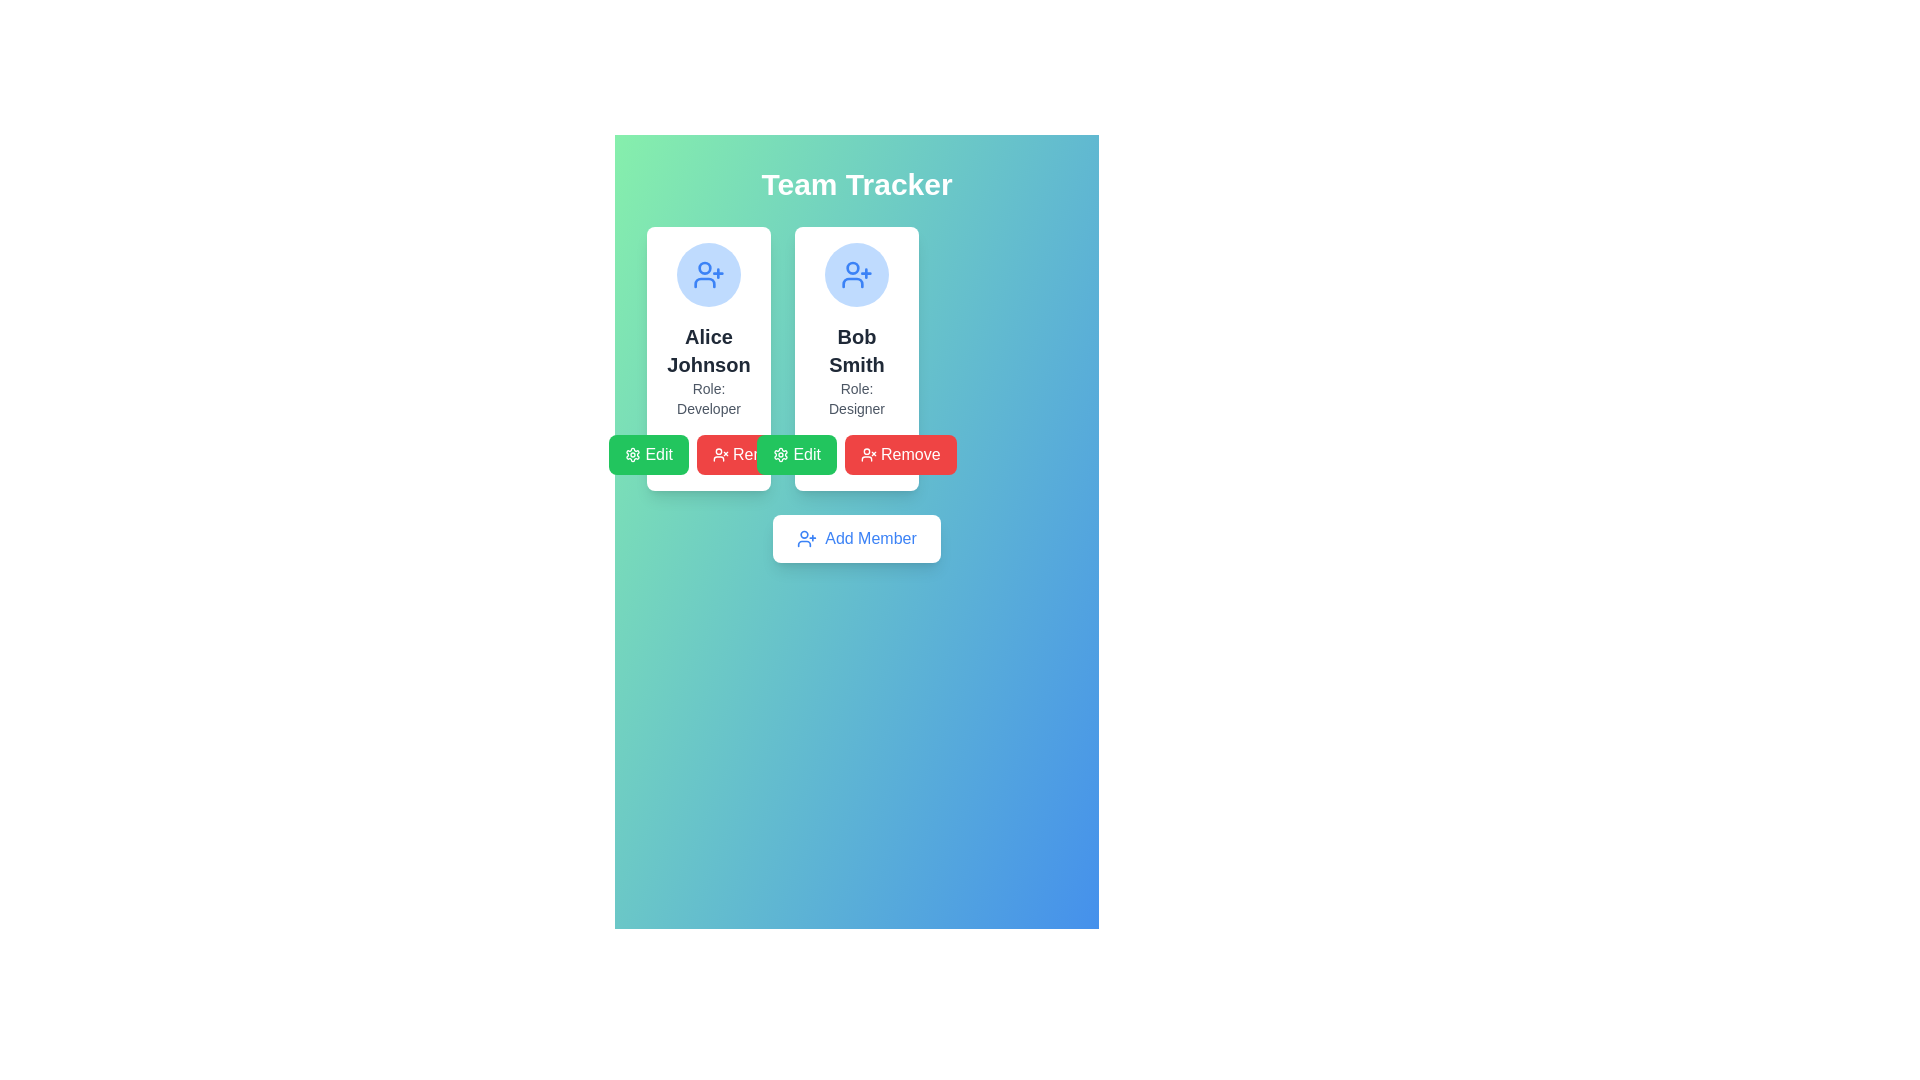 Image resolution: width=1920 pixels, height=1080 pixels. I want to click on the text label that displays the name of a person, which is centrally located in the first white card, above the text 'Role: Developer' and below a circular icon, so click(709, 350).